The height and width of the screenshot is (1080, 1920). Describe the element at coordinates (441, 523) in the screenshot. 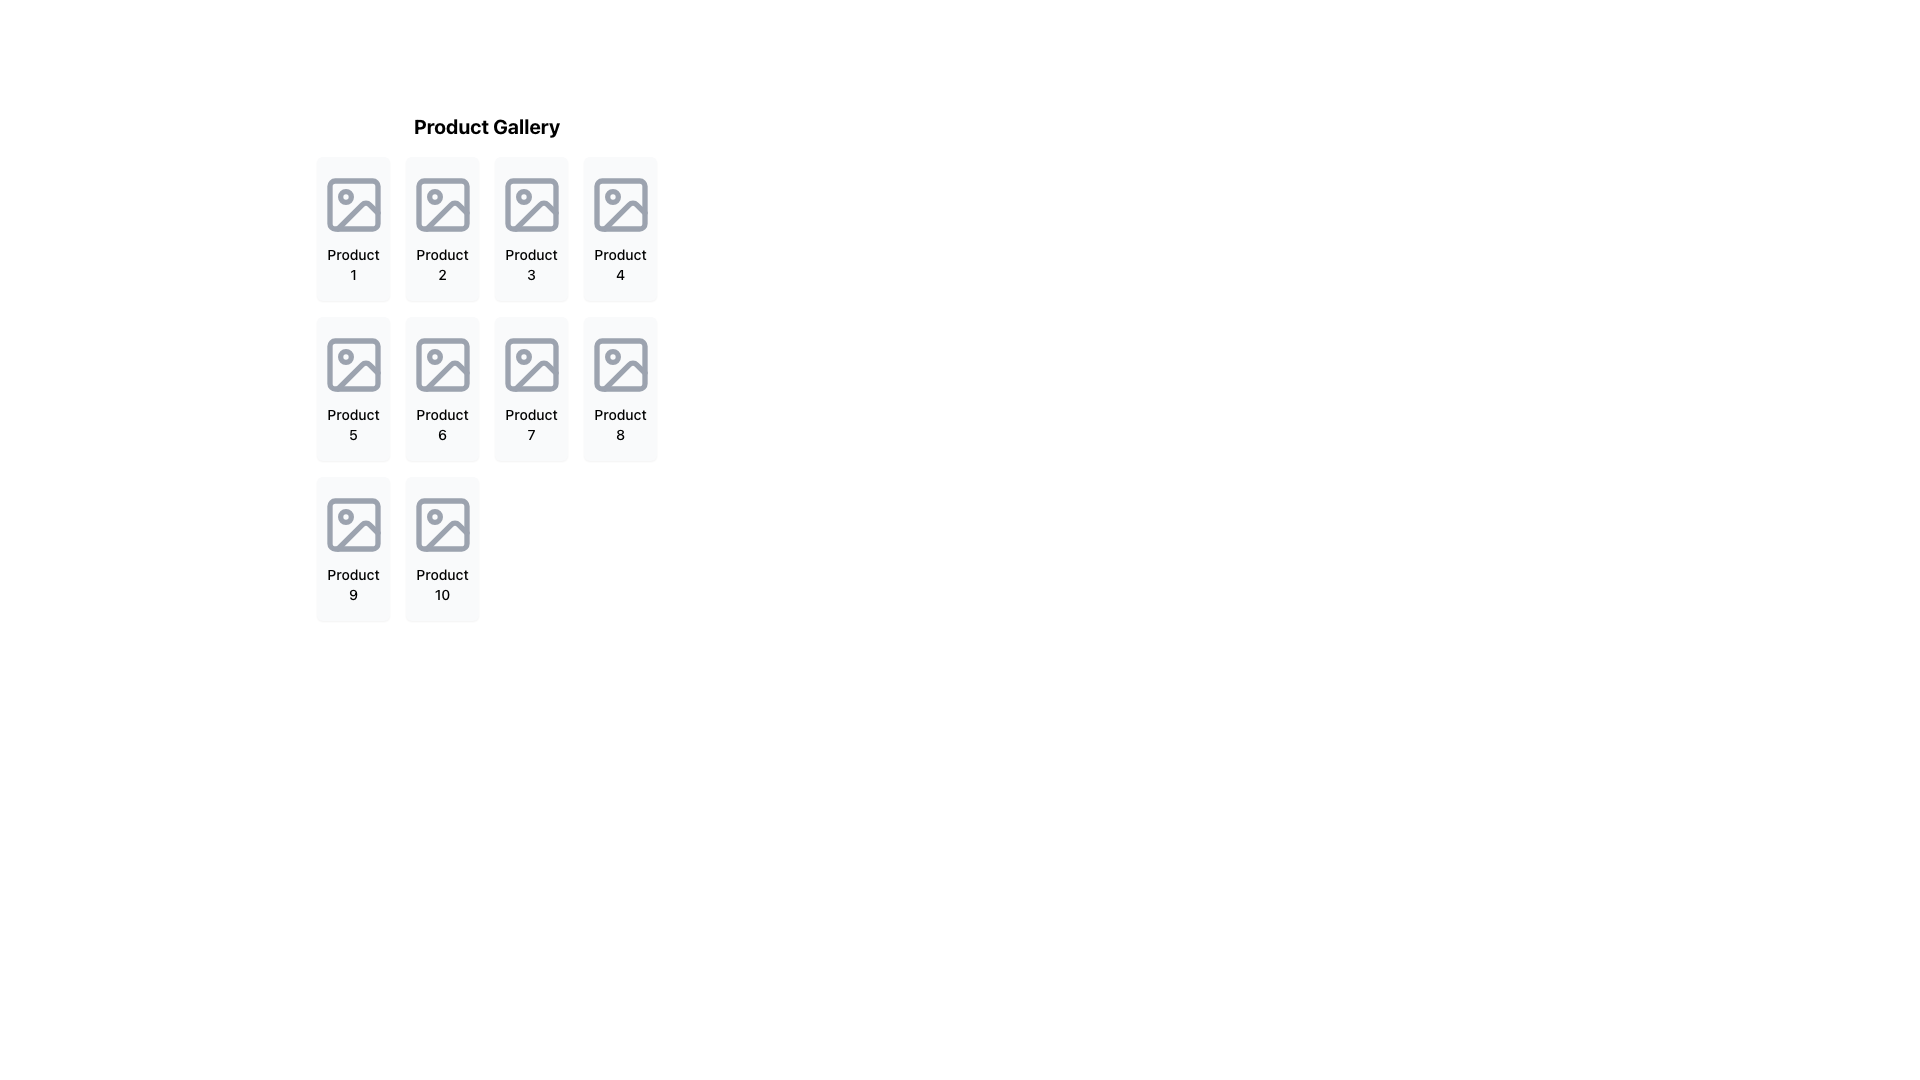

I see `the rectangular graphic component that serves as the background for the 'Product 10' icon, located in the bottom row, second column` at that location.